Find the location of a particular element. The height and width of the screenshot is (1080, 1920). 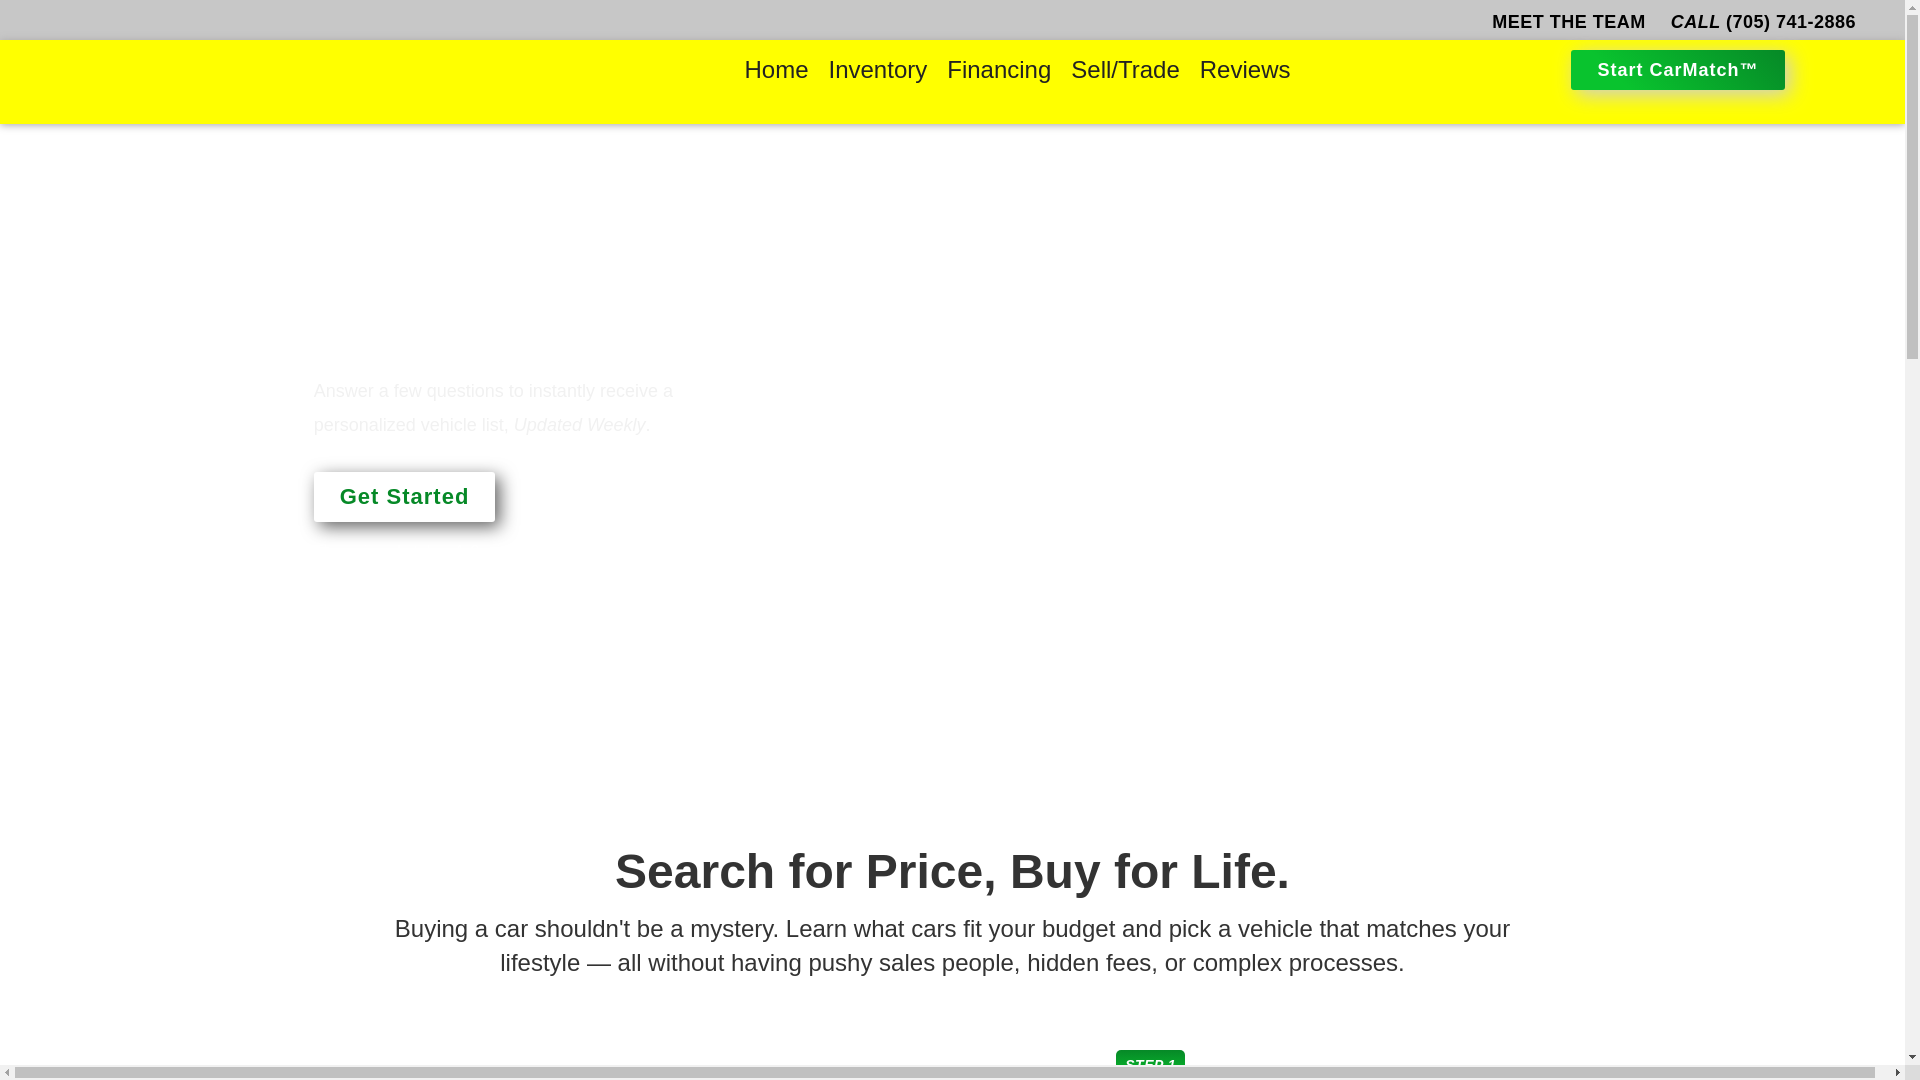

'CALL (705) 741-2886' is located at coordinates (1763, 22).